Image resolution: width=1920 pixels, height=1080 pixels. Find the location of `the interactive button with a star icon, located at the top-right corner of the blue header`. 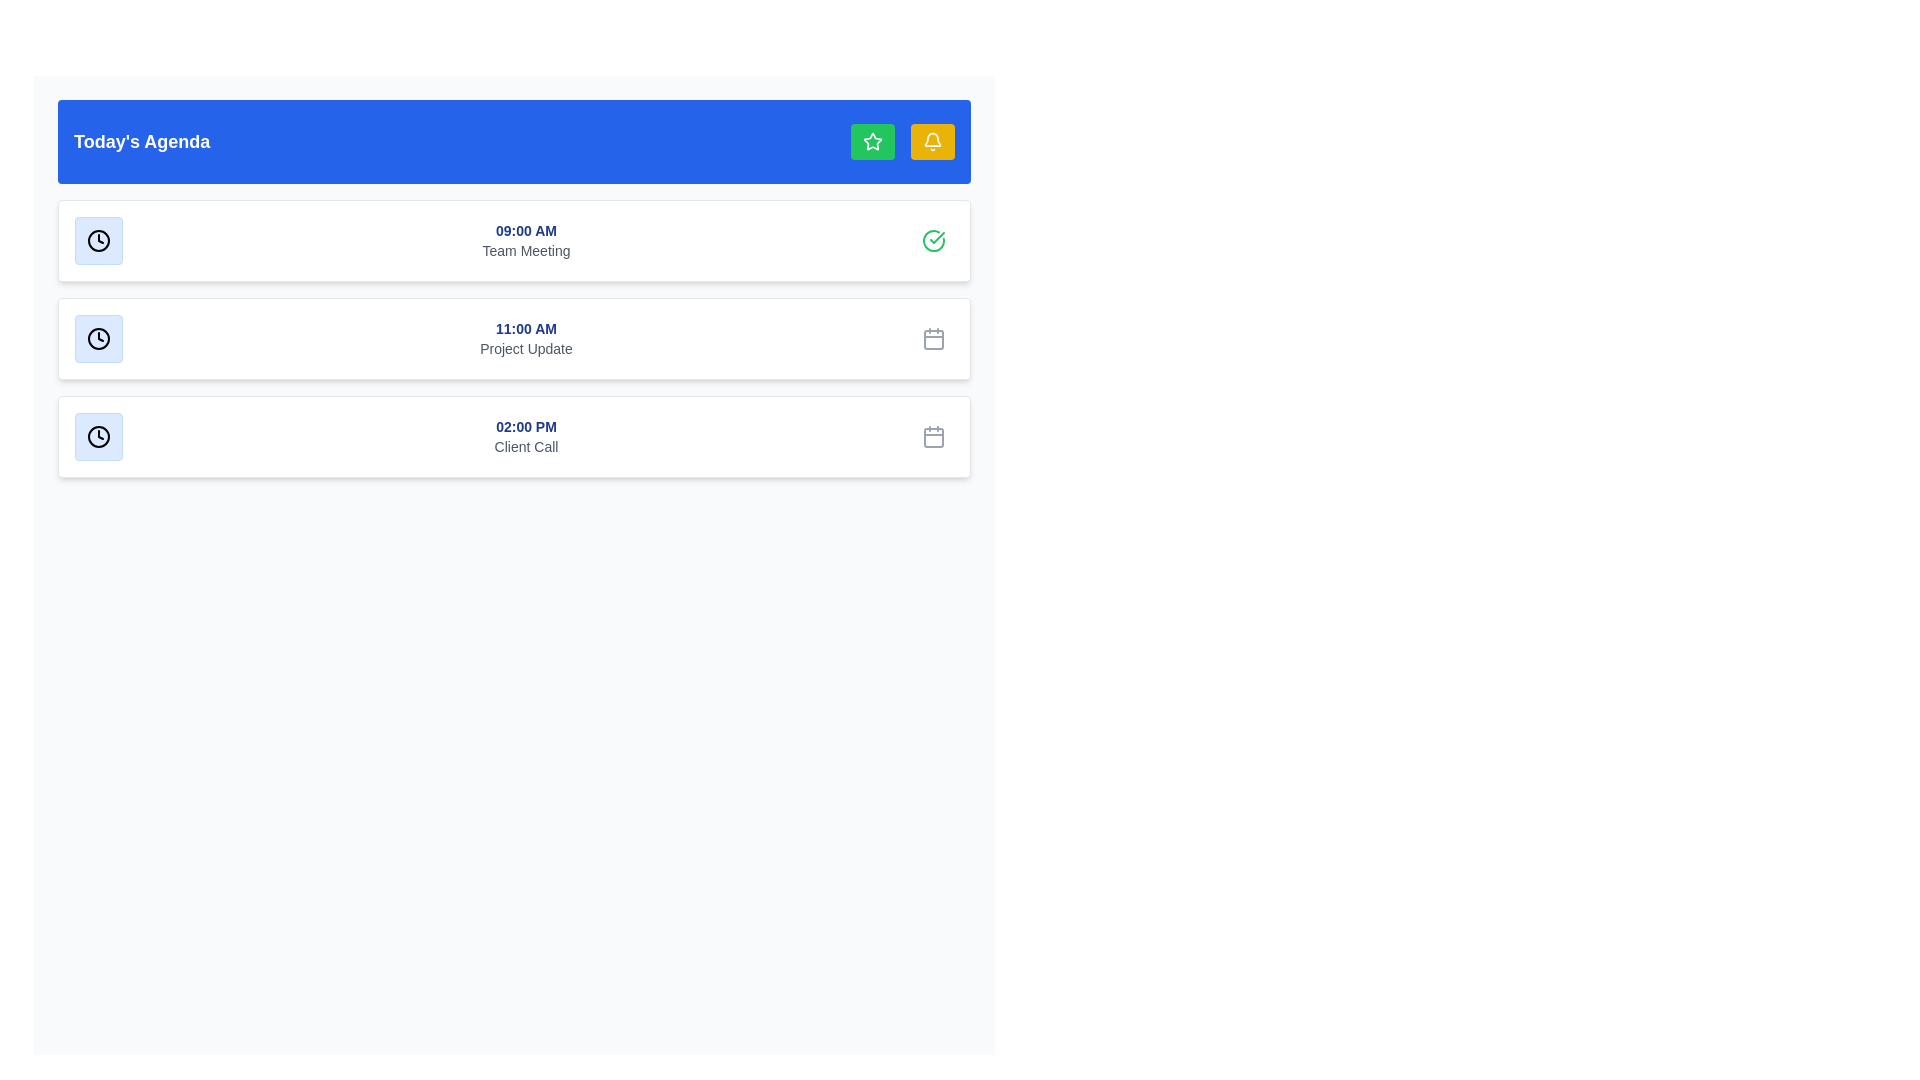

the interactive button with a star icon, located at the top-right corner of the blue header is located at coordinates (873, 141).